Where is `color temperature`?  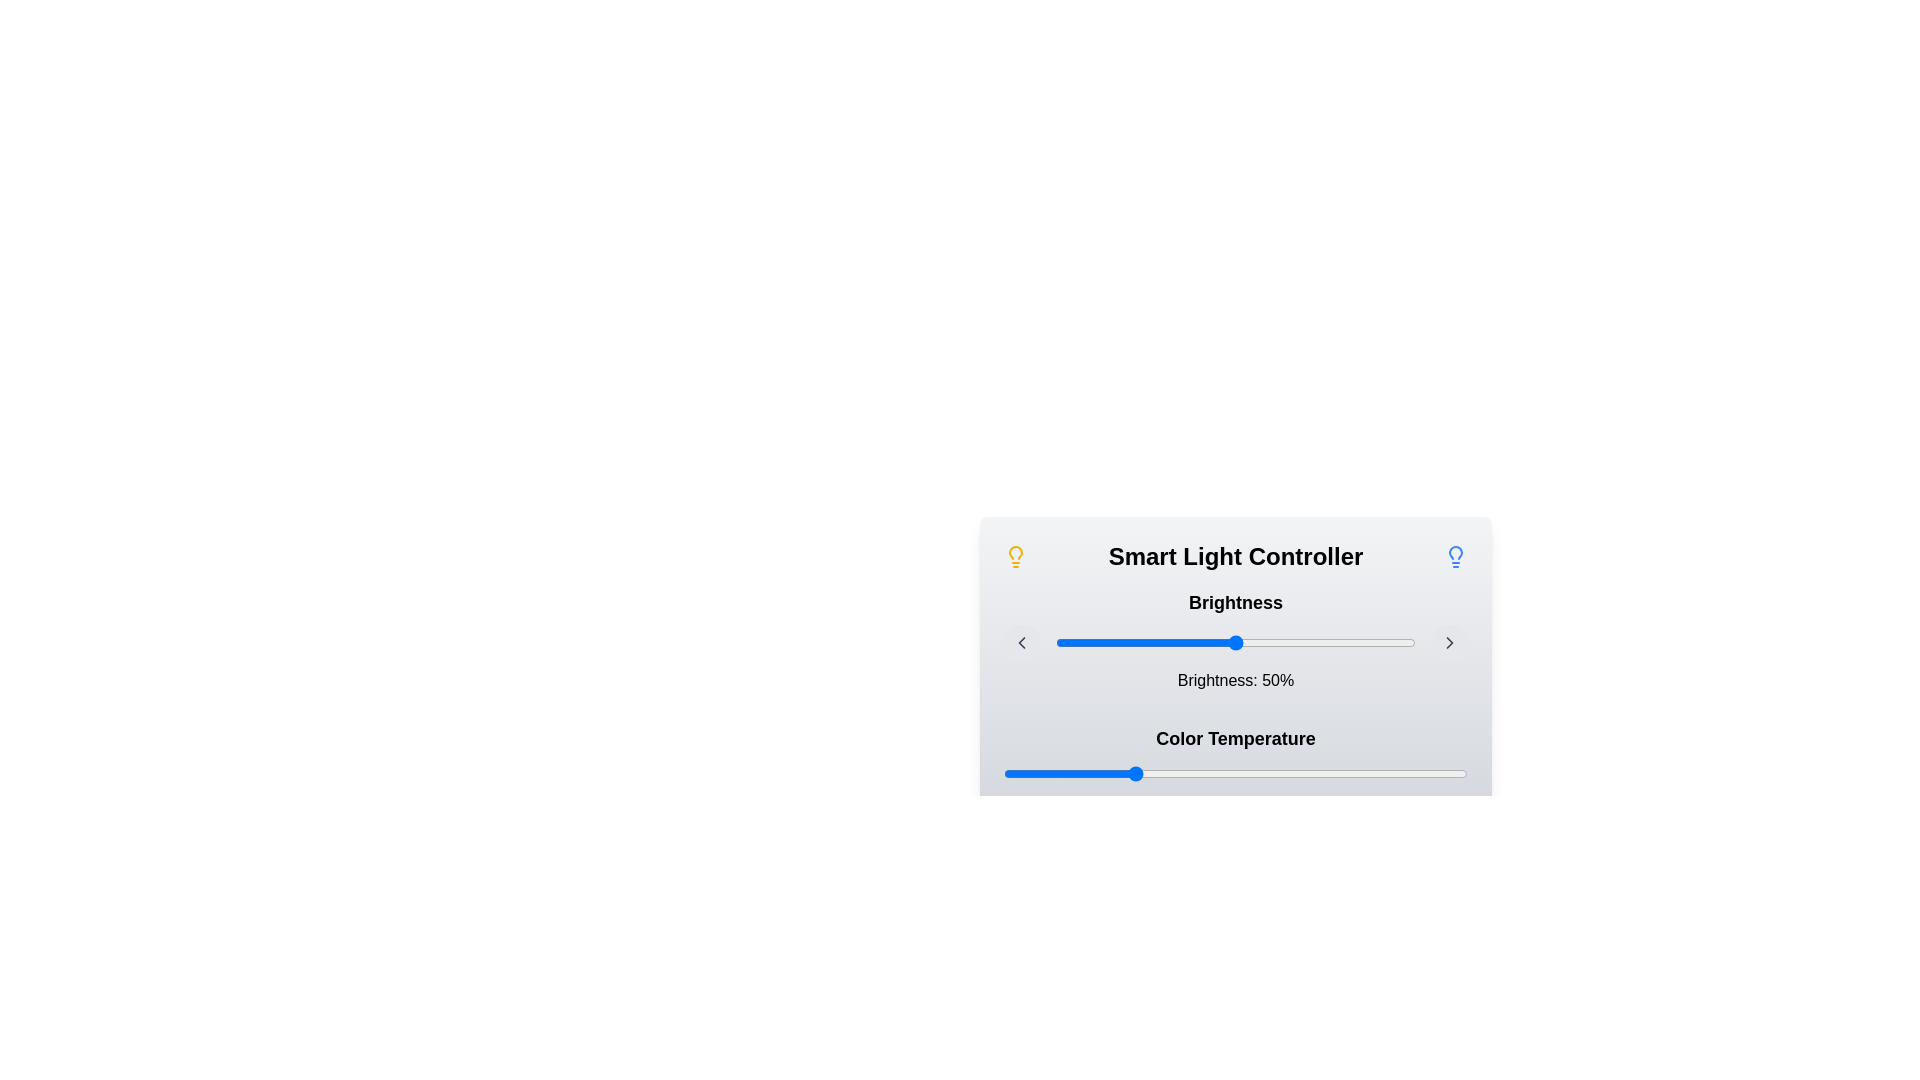
color temperature is located at coordinates (1092, 773).